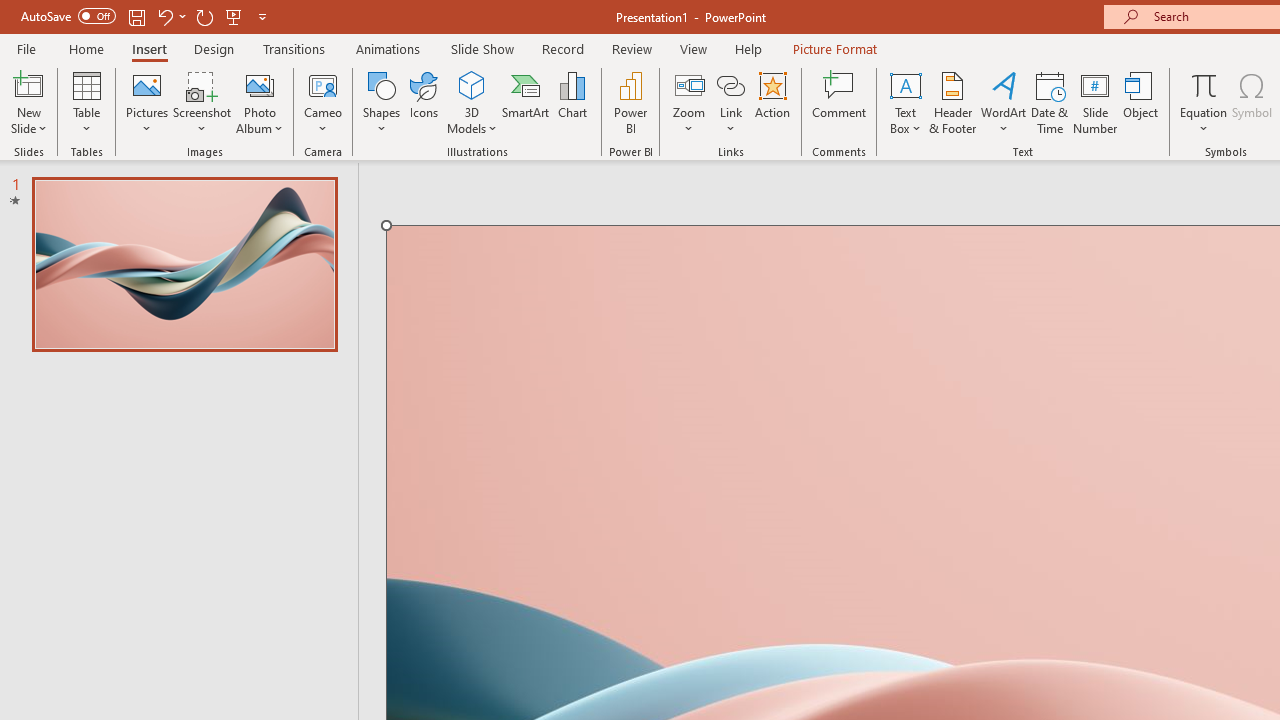  What do you see at coordinates (86, 103) in the screenshot?
I see `'Table'` at bounding box center [86, 103].